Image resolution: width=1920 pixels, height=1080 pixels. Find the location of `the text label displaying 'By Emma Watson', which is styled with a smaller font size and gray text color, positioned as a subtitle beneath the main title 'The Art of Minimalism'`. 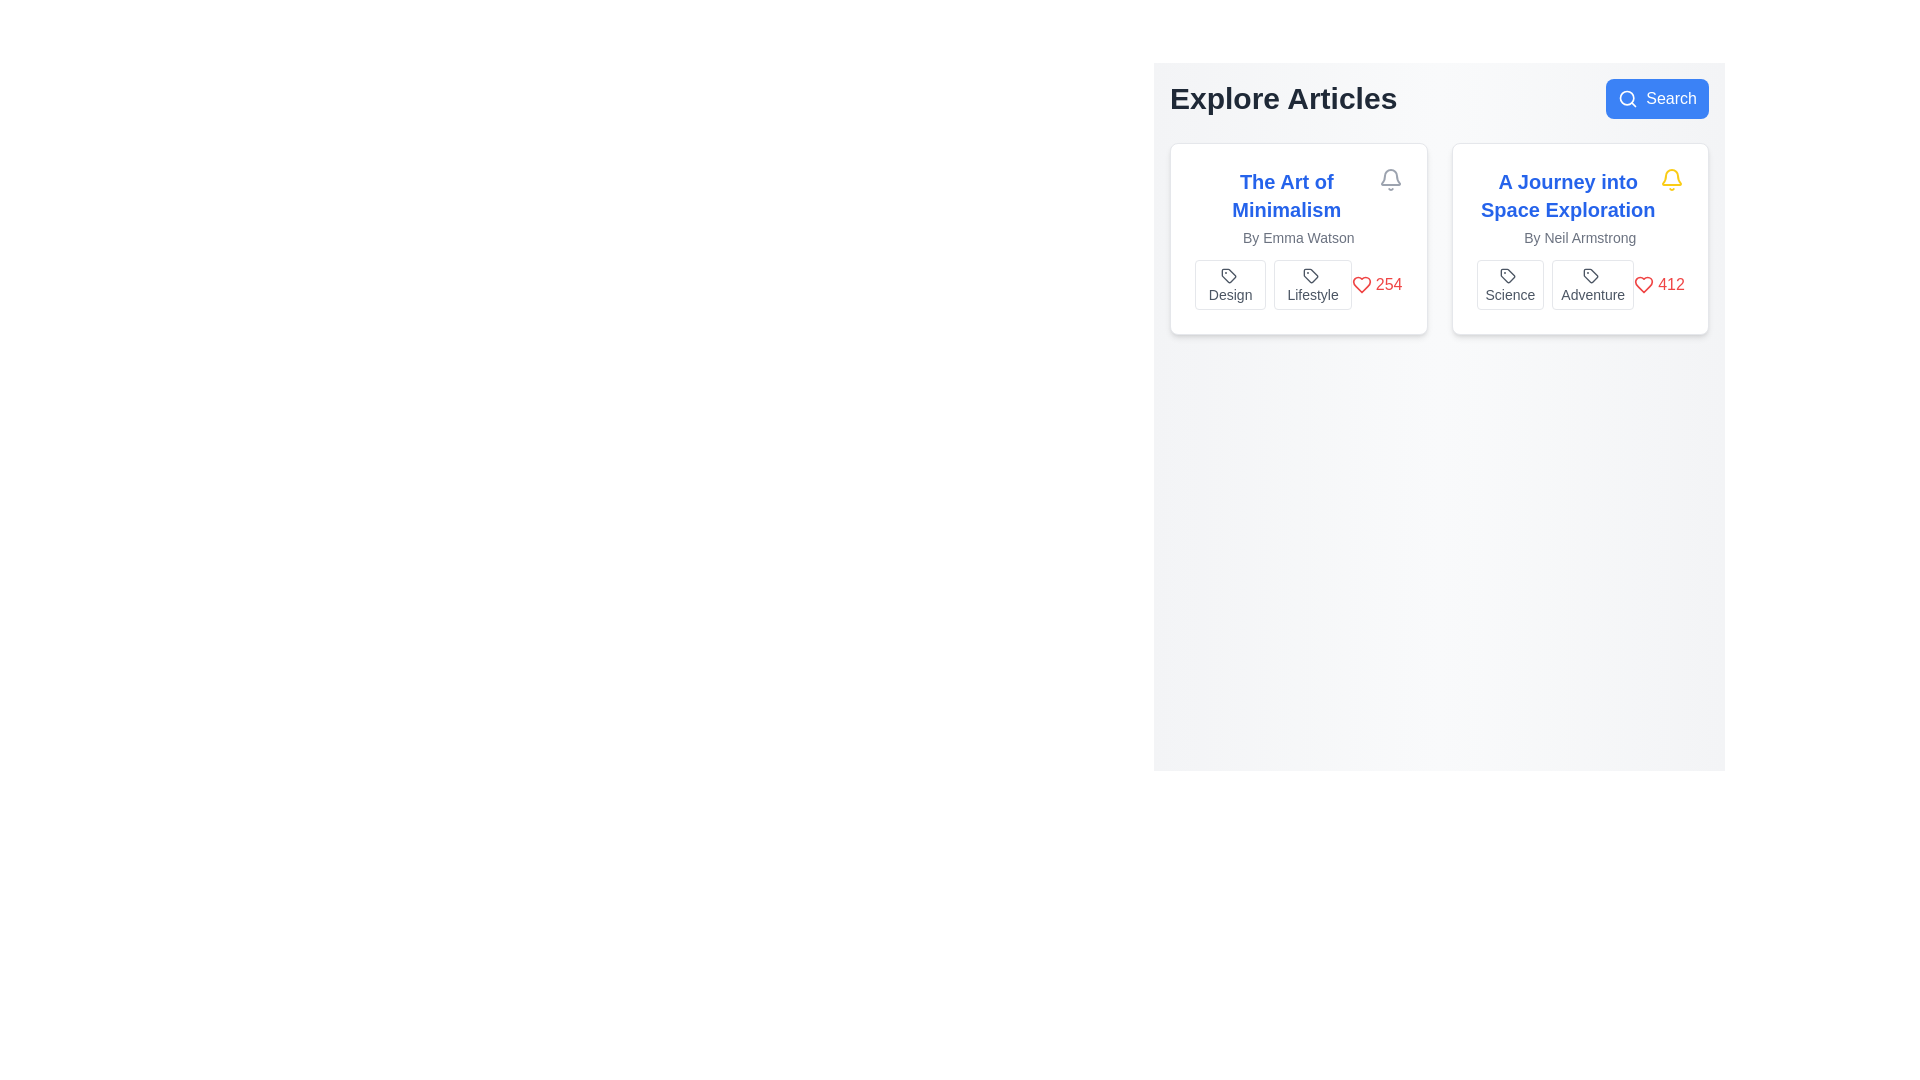

the text label displaying 'By Emma Watson', which is styled with a smaller font size and gray text color, positioned as a subtitle beneath the main title 'The Art of Minimalism' is located at coordinates (1298, 237).